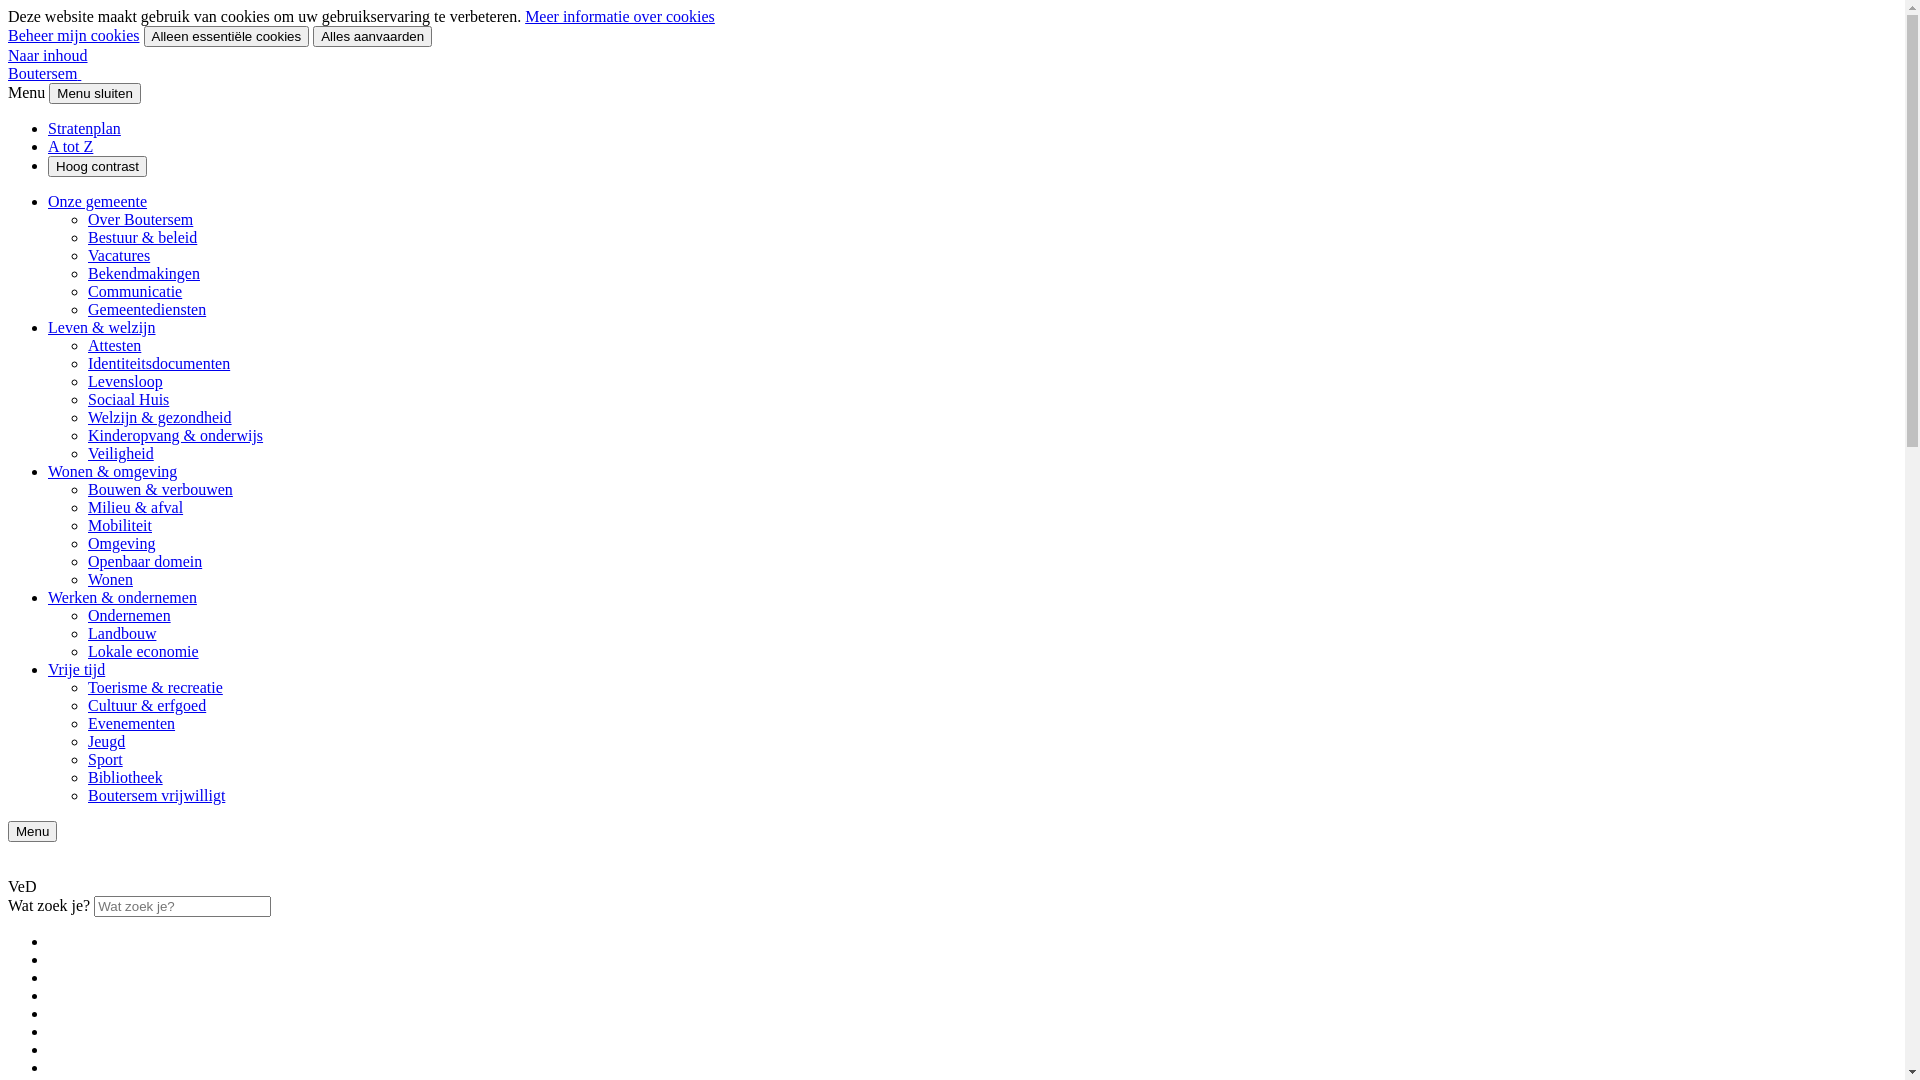 The image size is (1920, 1080). I want to click on 'Landbouw', so click(120, 633).